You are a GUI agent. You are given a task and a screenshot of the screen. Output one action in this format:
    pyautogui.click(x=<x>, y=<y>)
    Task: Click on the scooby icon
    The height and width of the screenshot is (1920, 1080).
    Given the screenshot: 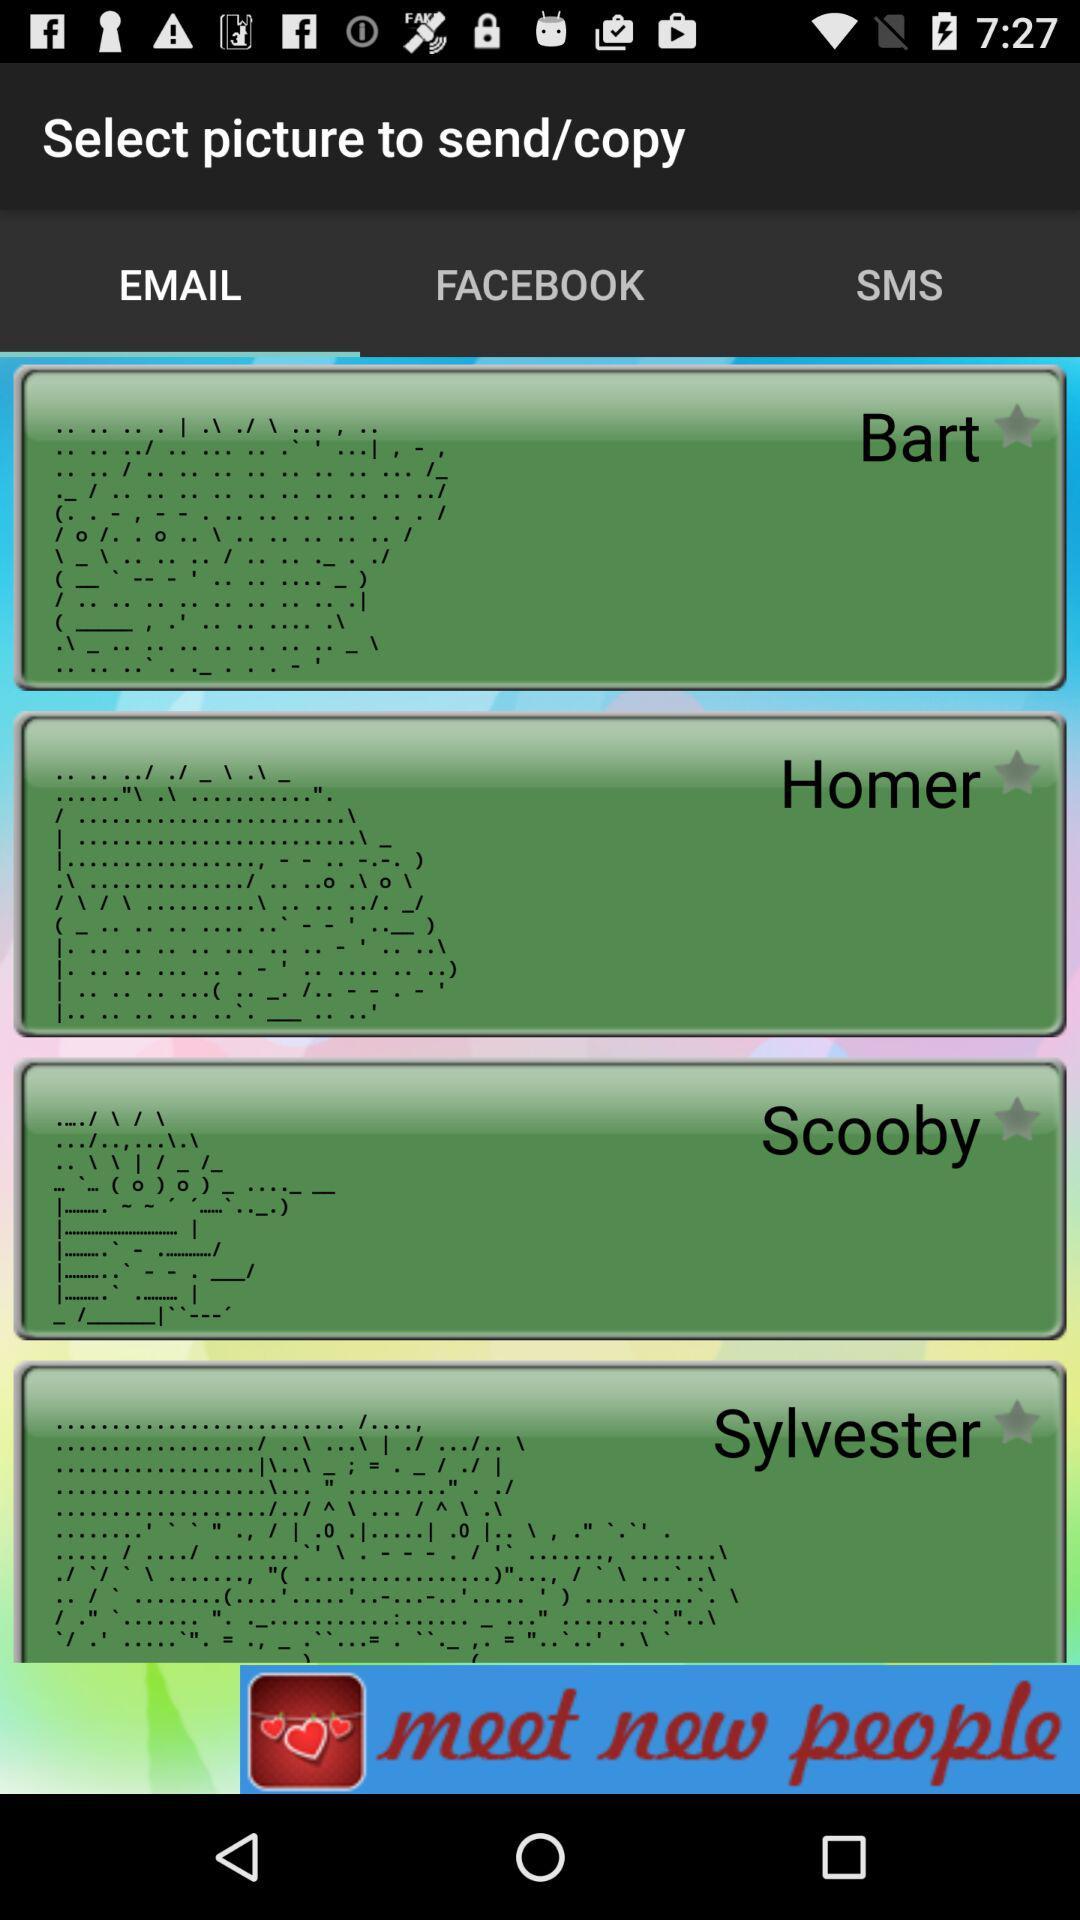 What is the action you would take?
    pyautogui.click(x=869, y=1128)
    